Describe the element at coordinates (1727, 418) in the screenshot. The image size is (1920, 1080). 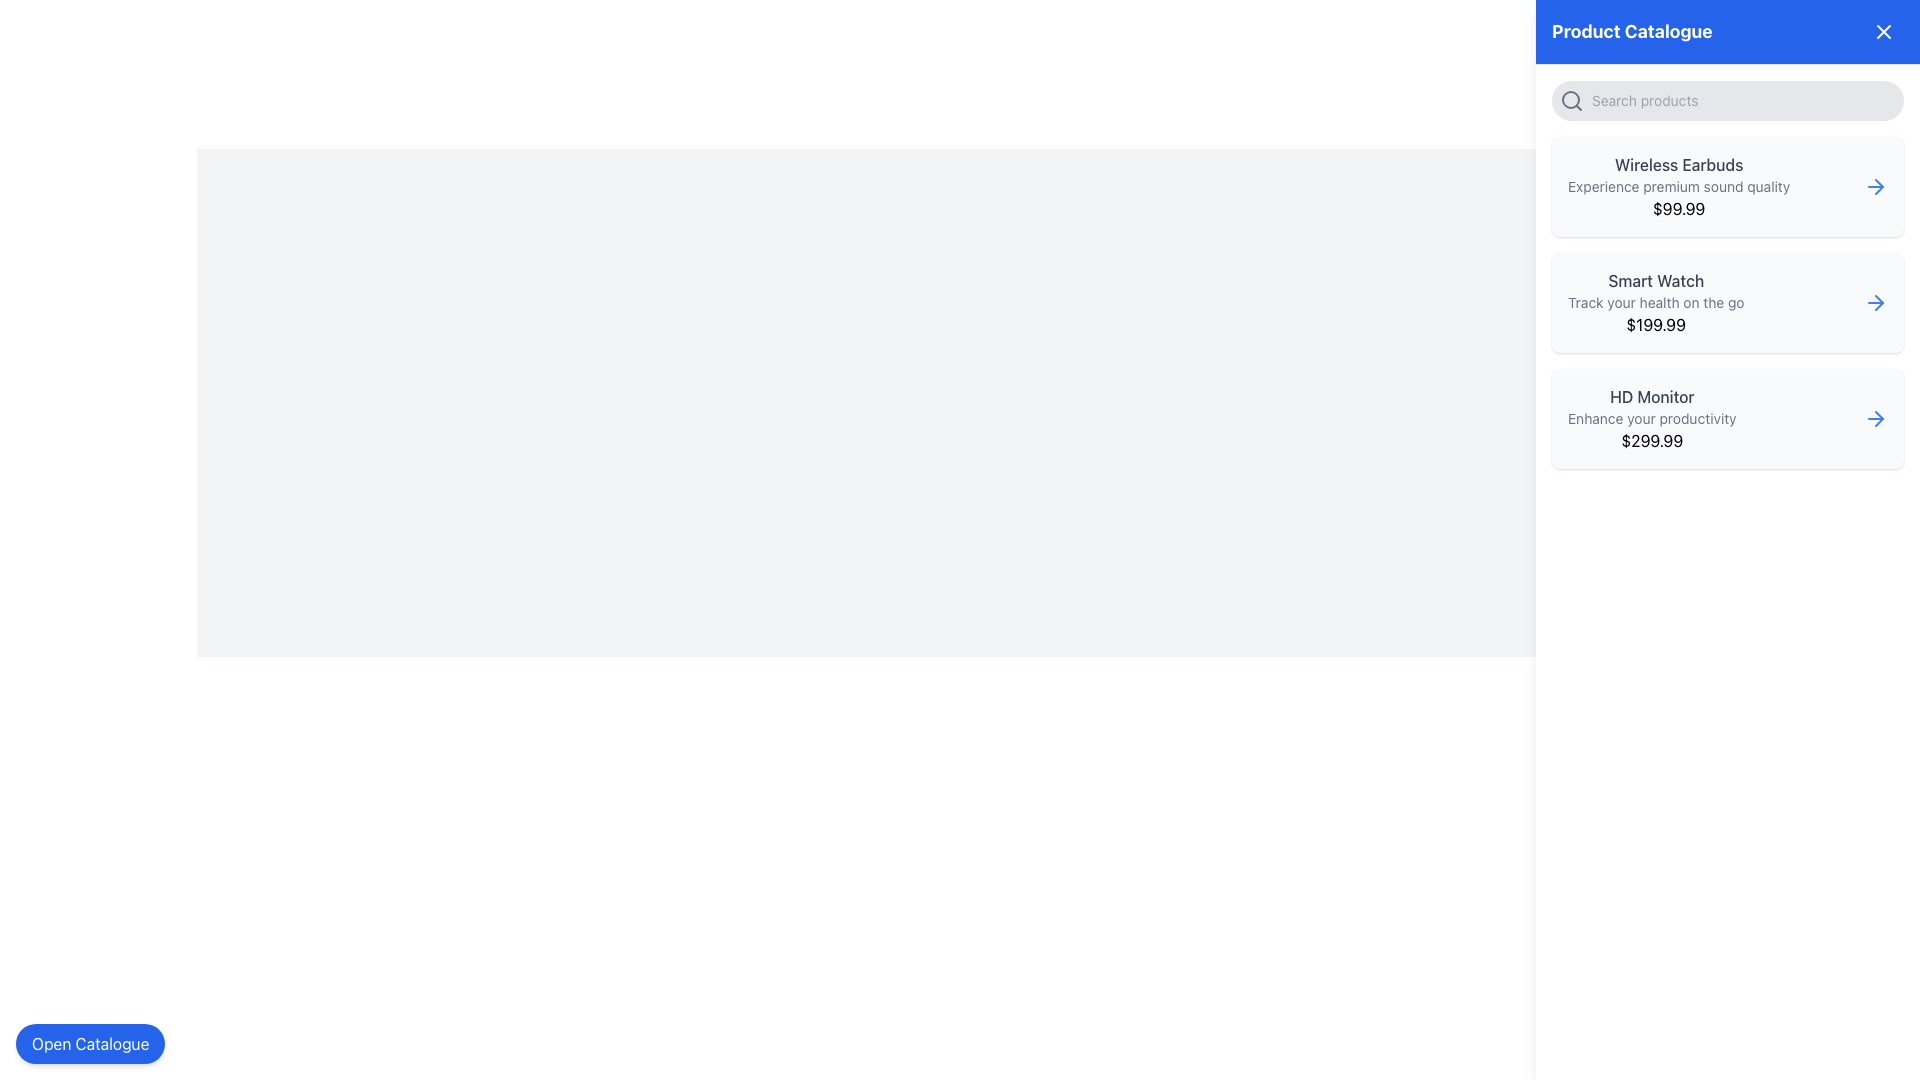
I see `the 'HD Monitor' card in the right panel of the 'Product Catalogue' section` at that location.